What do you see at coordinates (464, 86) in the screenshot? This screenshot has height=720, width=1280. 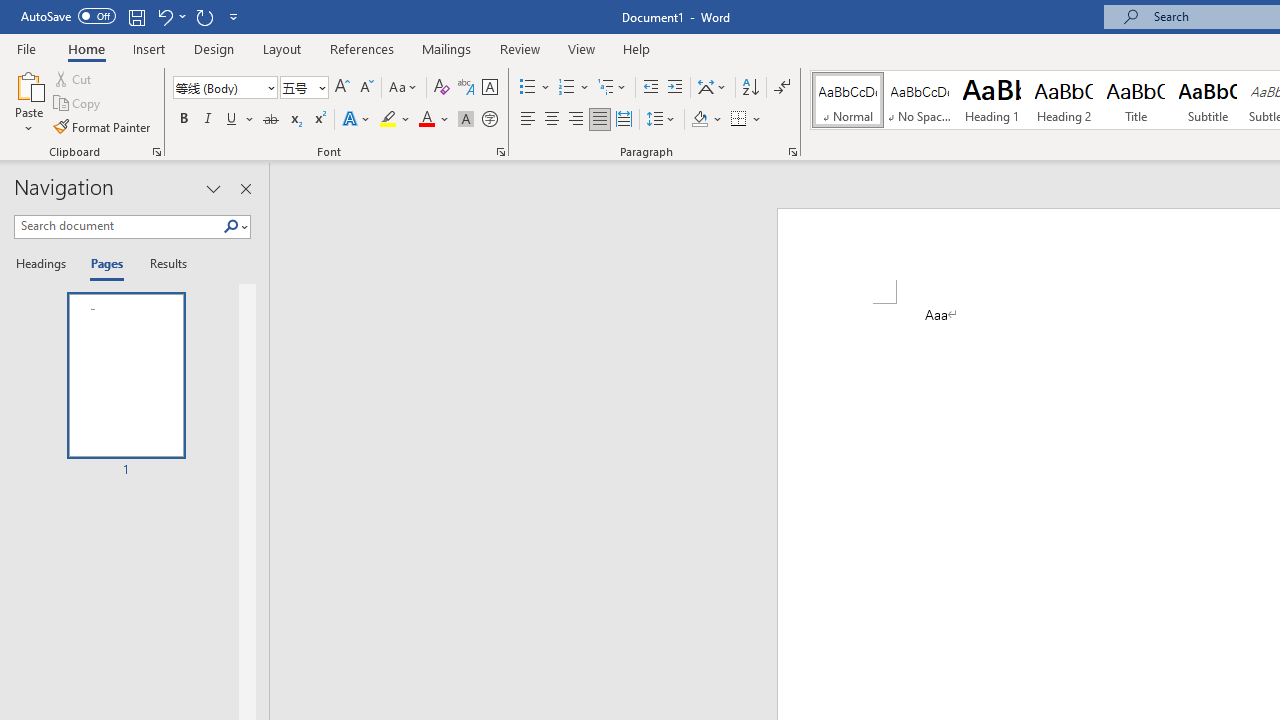 I see `'Phonetic Guide...'` at bounding box center [464, 86].